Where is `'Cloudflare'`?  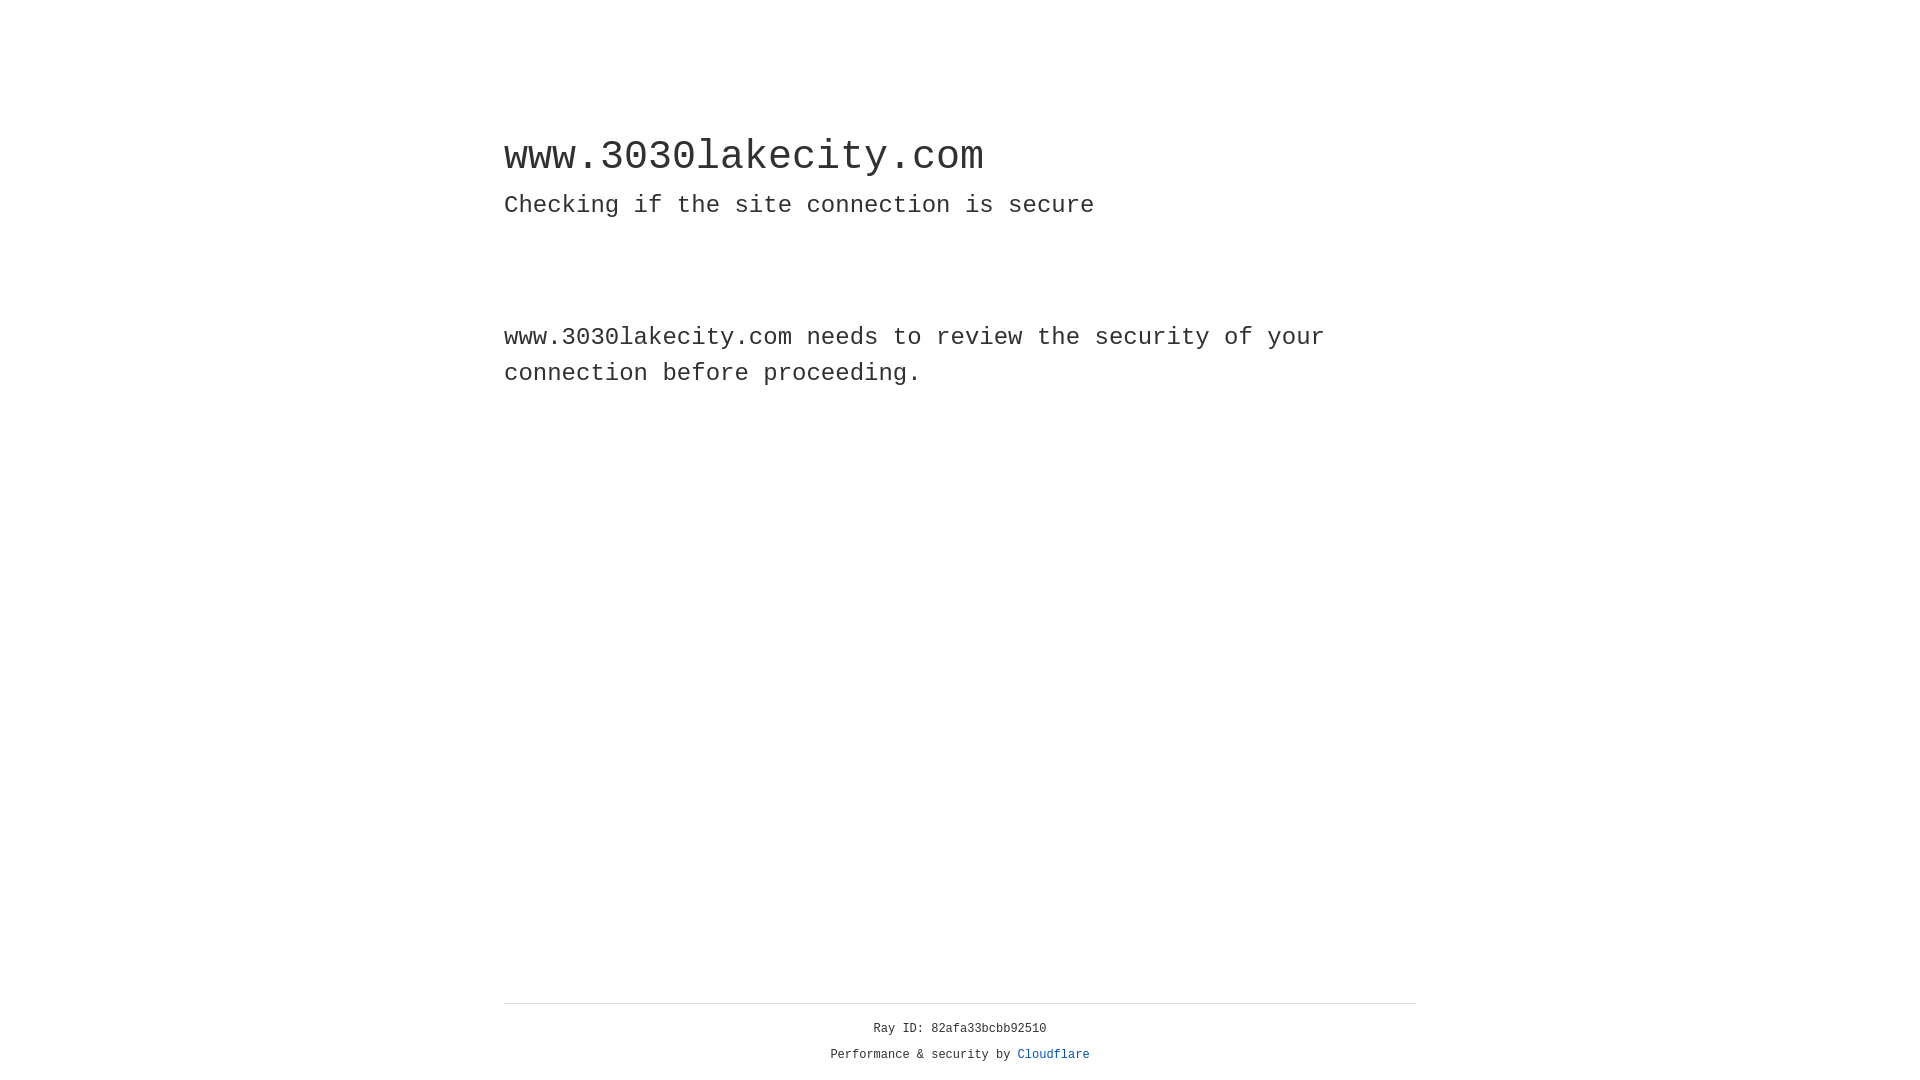
'Cloudflare' is located at coordinates (1053, 1054).